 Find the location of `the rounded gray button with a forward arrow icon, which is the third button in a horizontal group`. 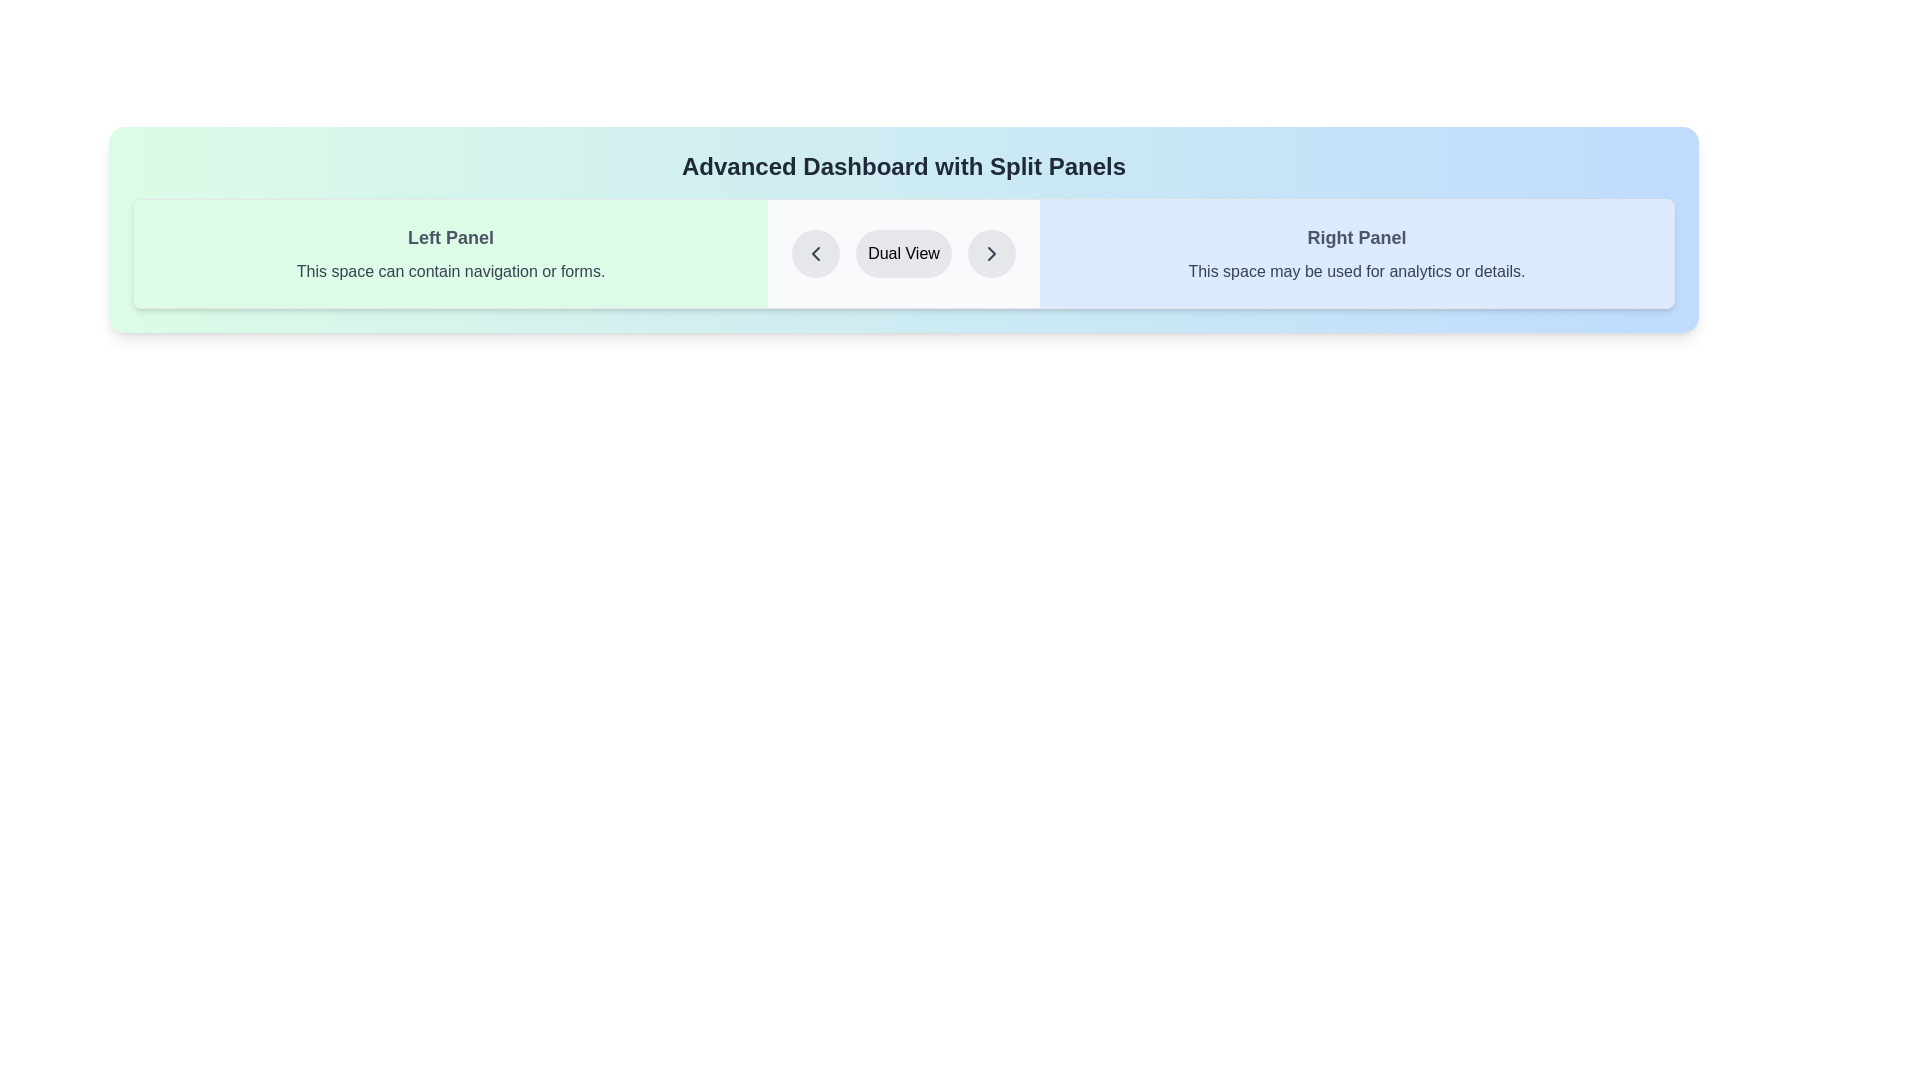

the rounded gray button with a forward arrow icon, which is the third button in a horizontal group is located at coordinates (991, 253).